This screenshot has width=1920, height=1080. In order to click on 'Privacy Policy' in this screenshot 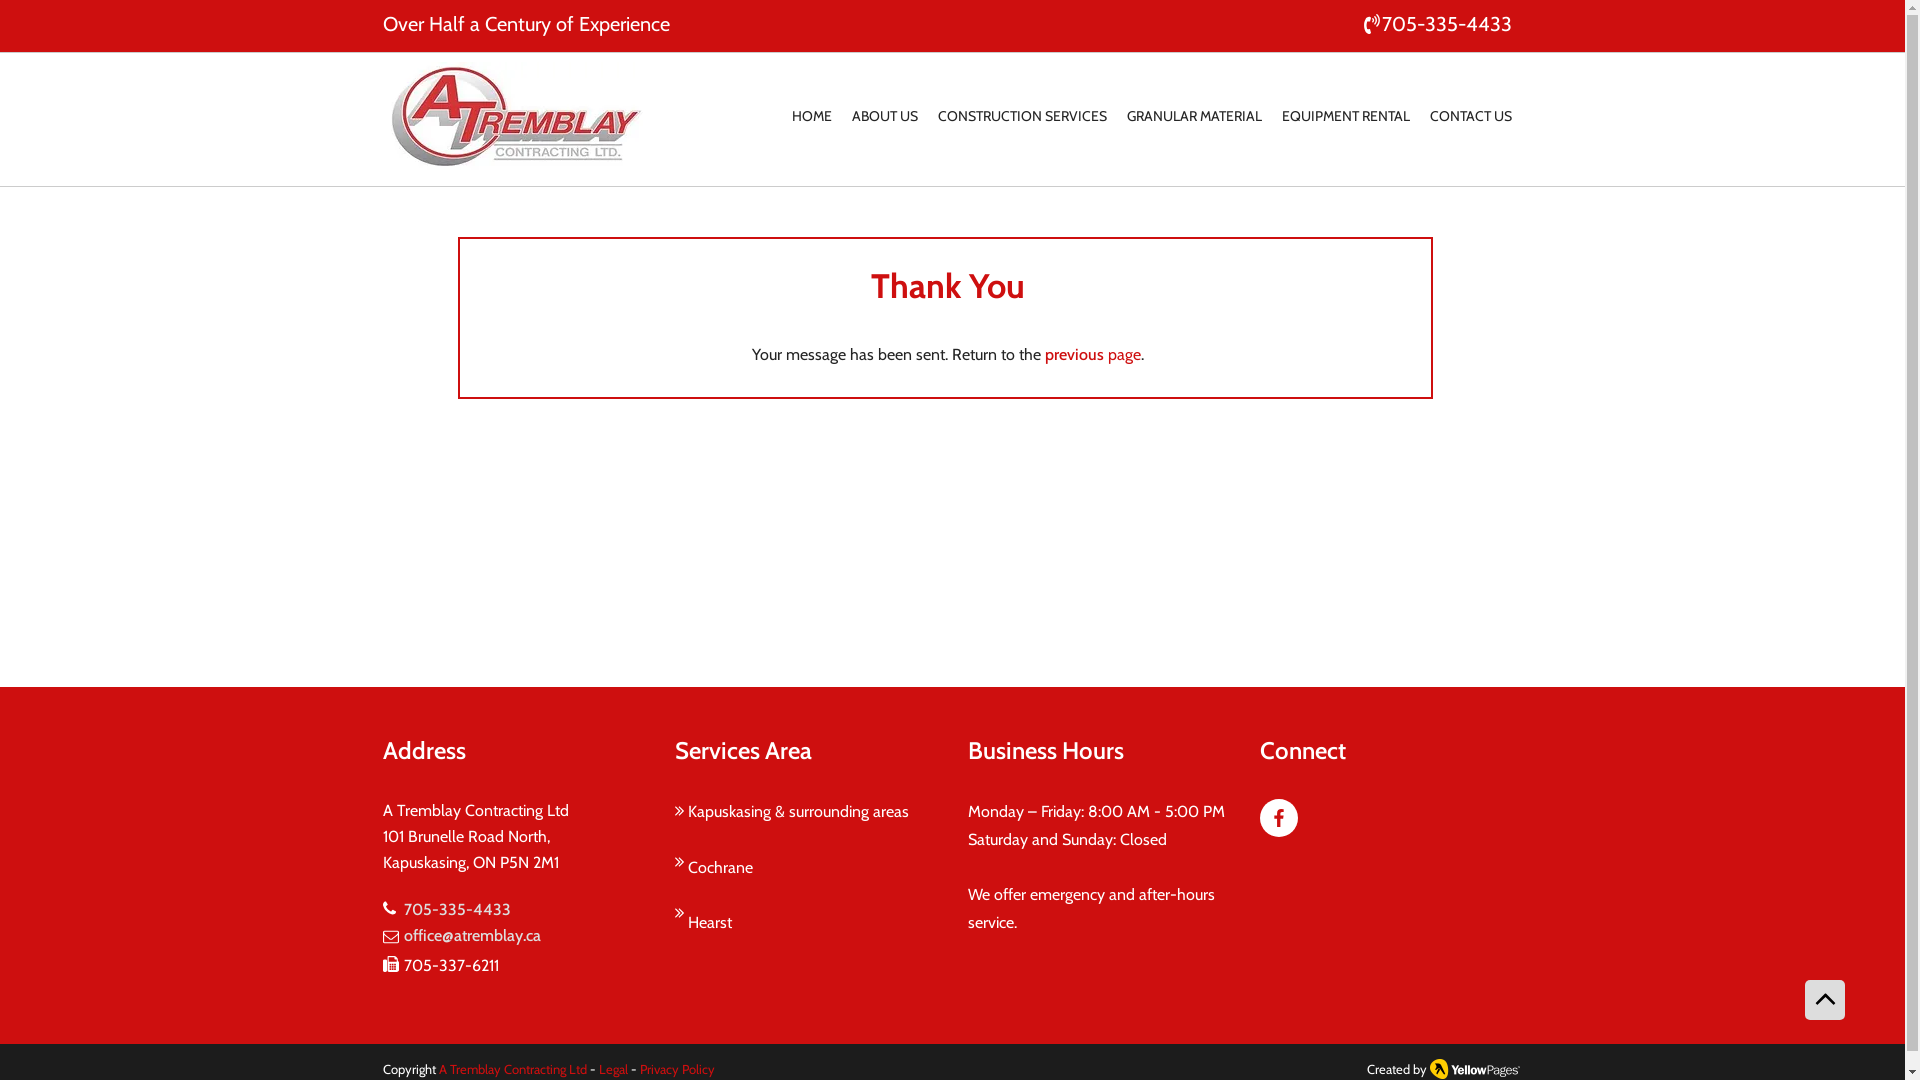, I will do `click(675, 1067)`.